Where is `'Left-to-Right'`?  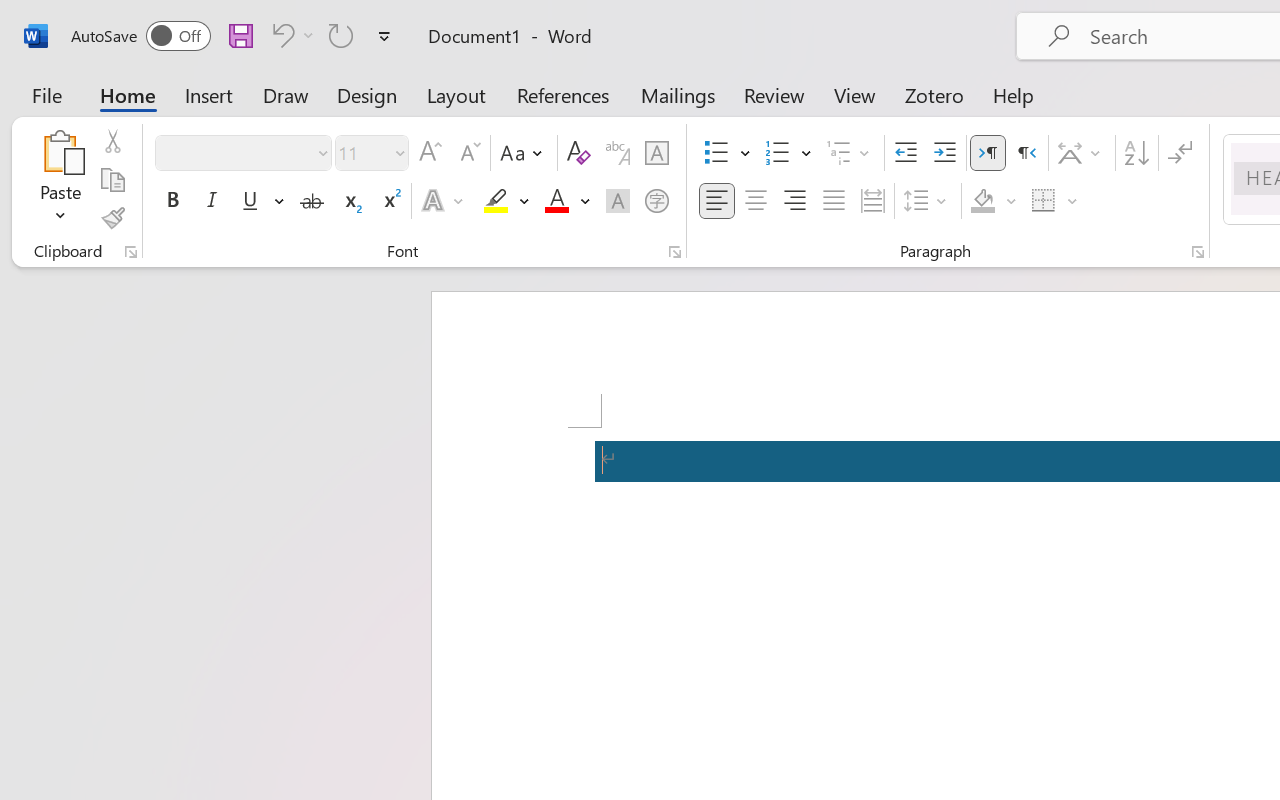 'Left-to-Right' is located at coordinates (988, 153).